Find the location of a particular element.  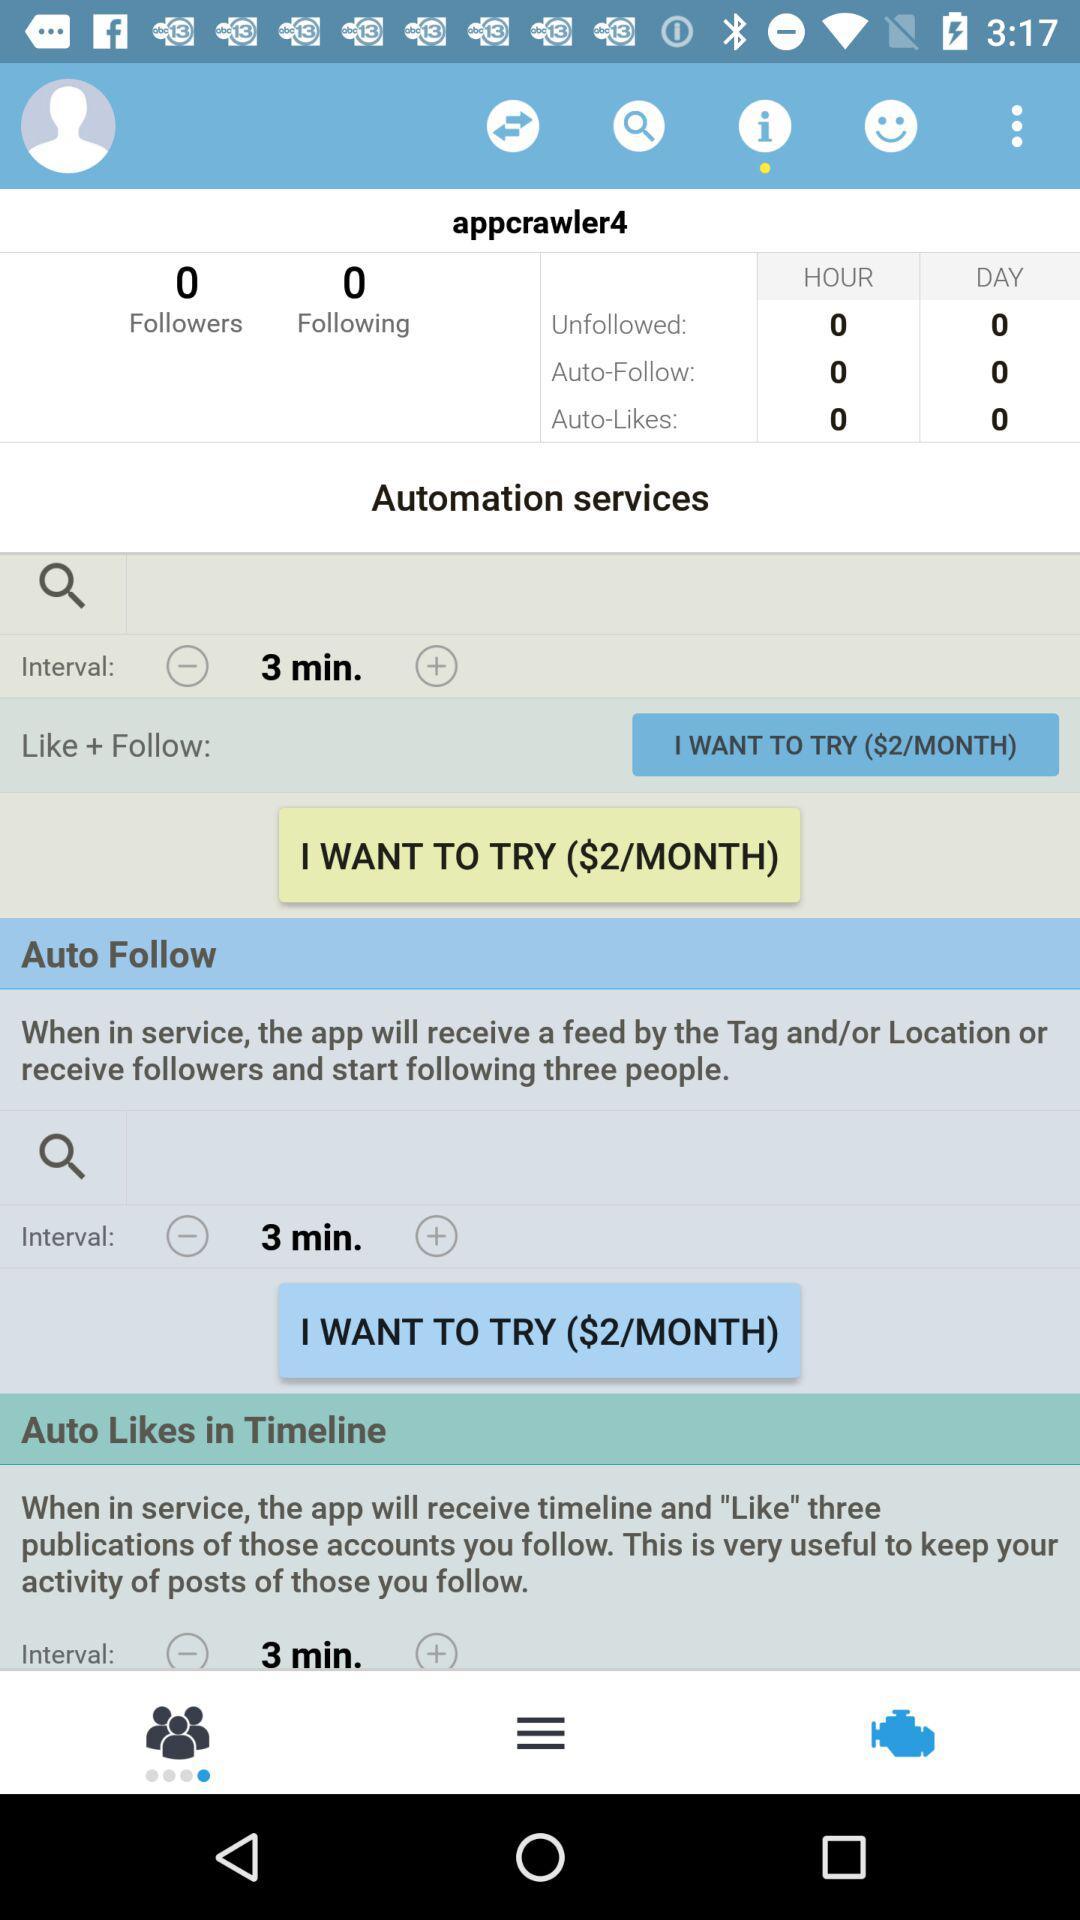

share with contacts is located at coordinates (178, 1730).